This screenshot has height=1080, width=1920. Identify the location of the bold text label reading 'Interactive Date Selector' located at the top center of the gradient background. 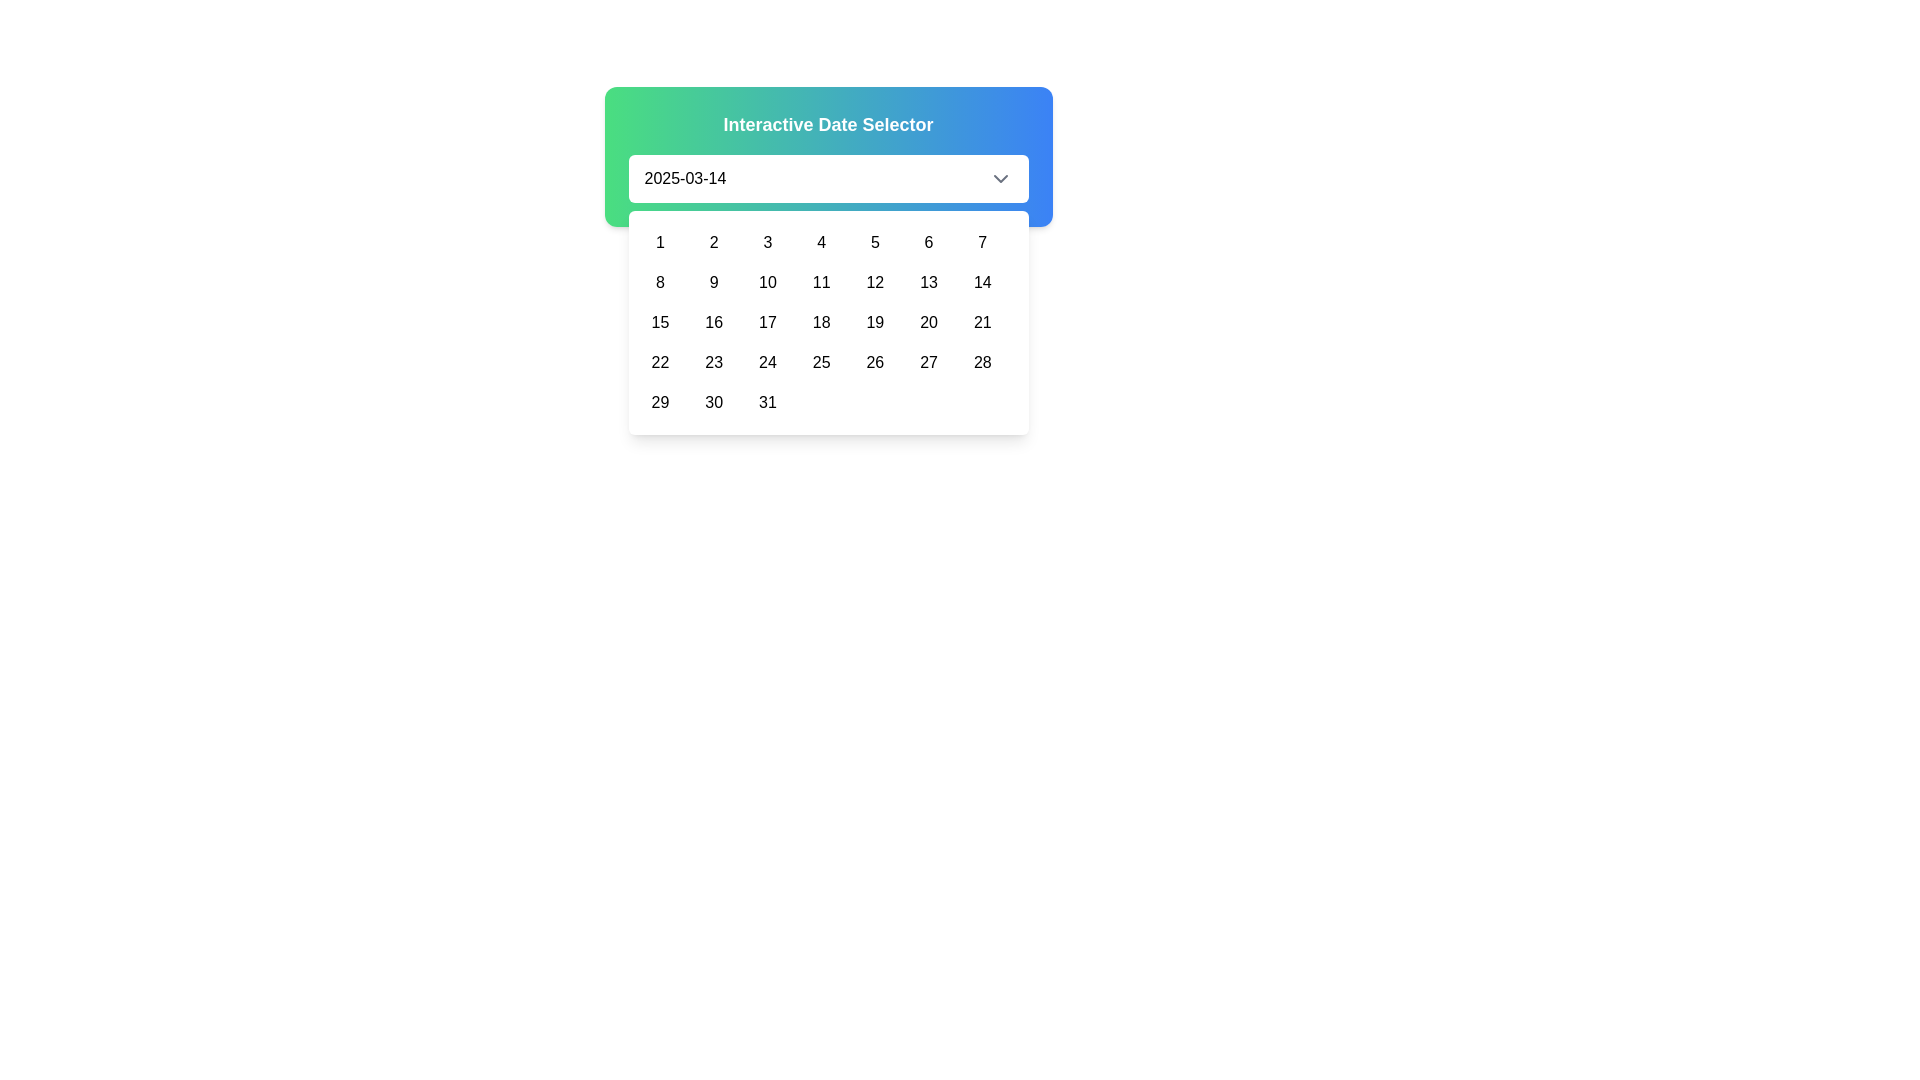
(828, 124).